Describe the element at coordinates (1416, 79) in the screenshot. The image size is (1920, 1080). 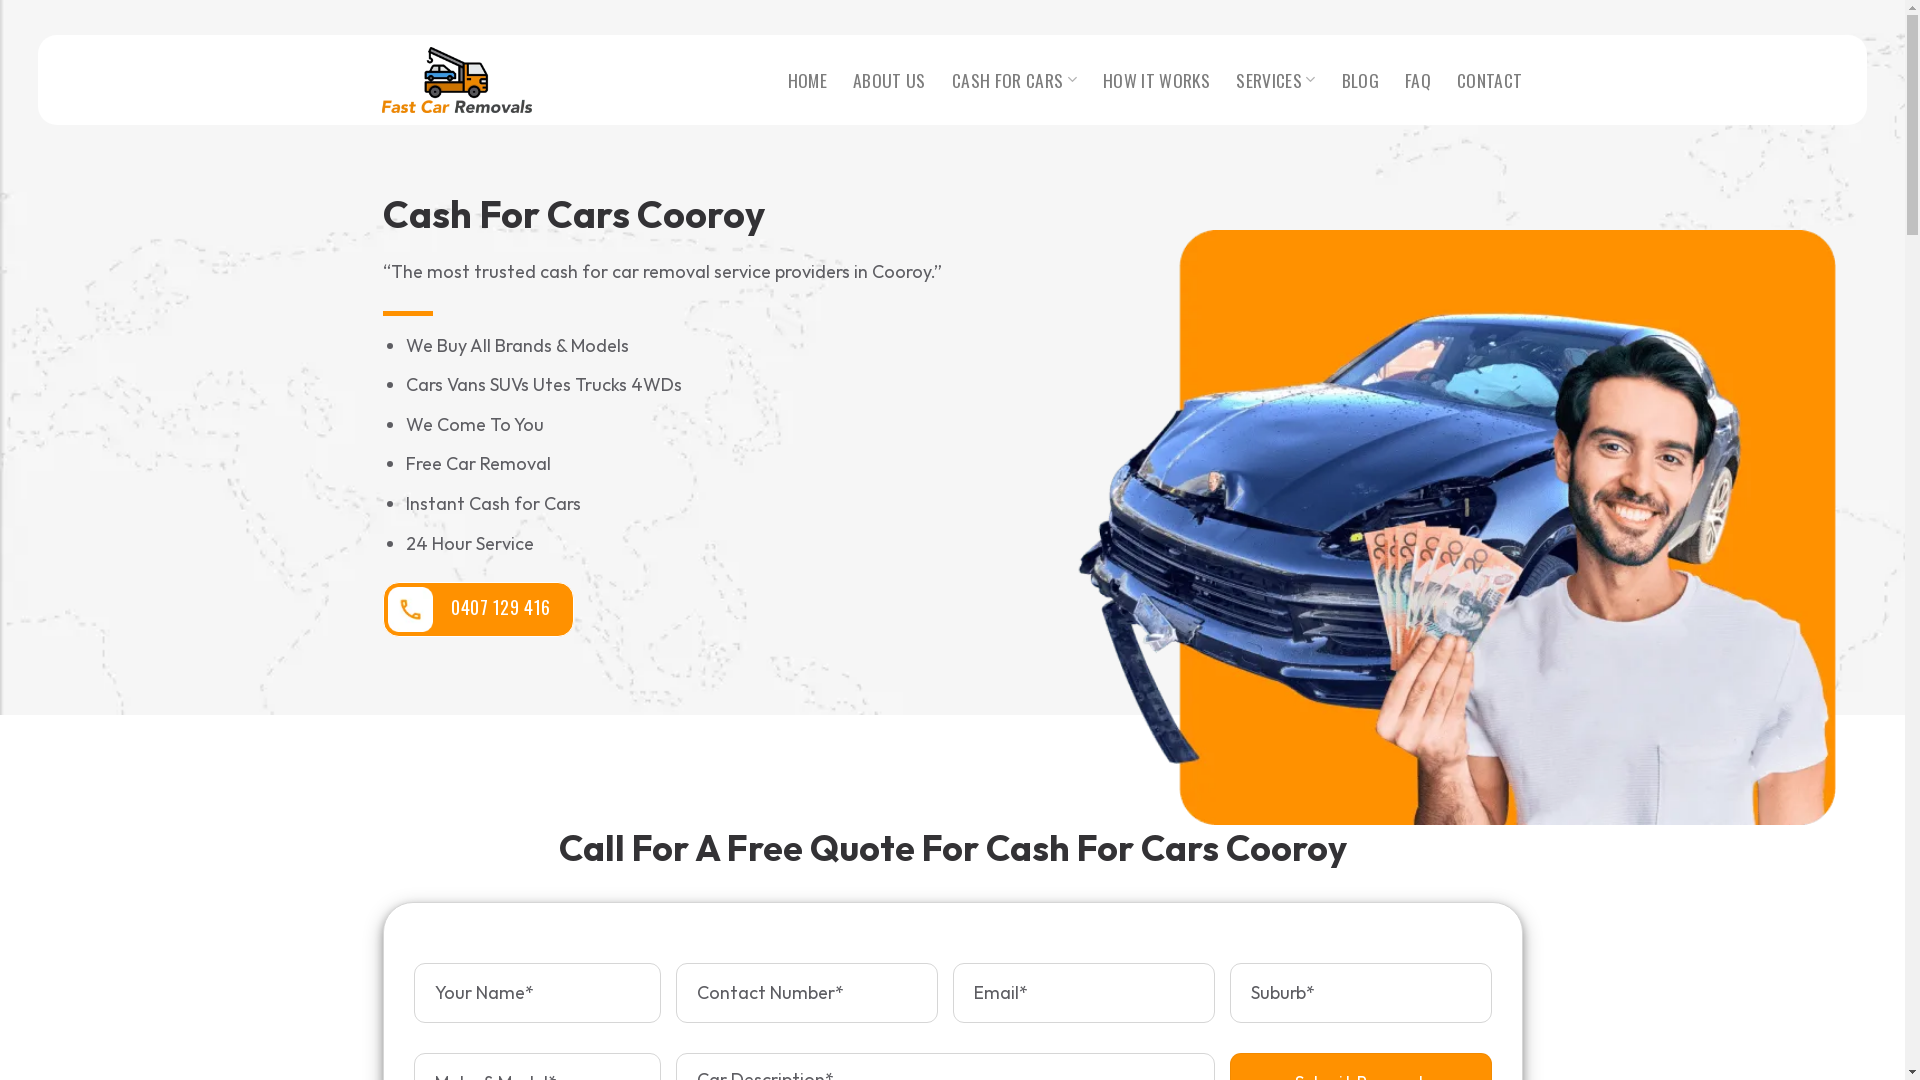
I see `'FAQ'` at that location.